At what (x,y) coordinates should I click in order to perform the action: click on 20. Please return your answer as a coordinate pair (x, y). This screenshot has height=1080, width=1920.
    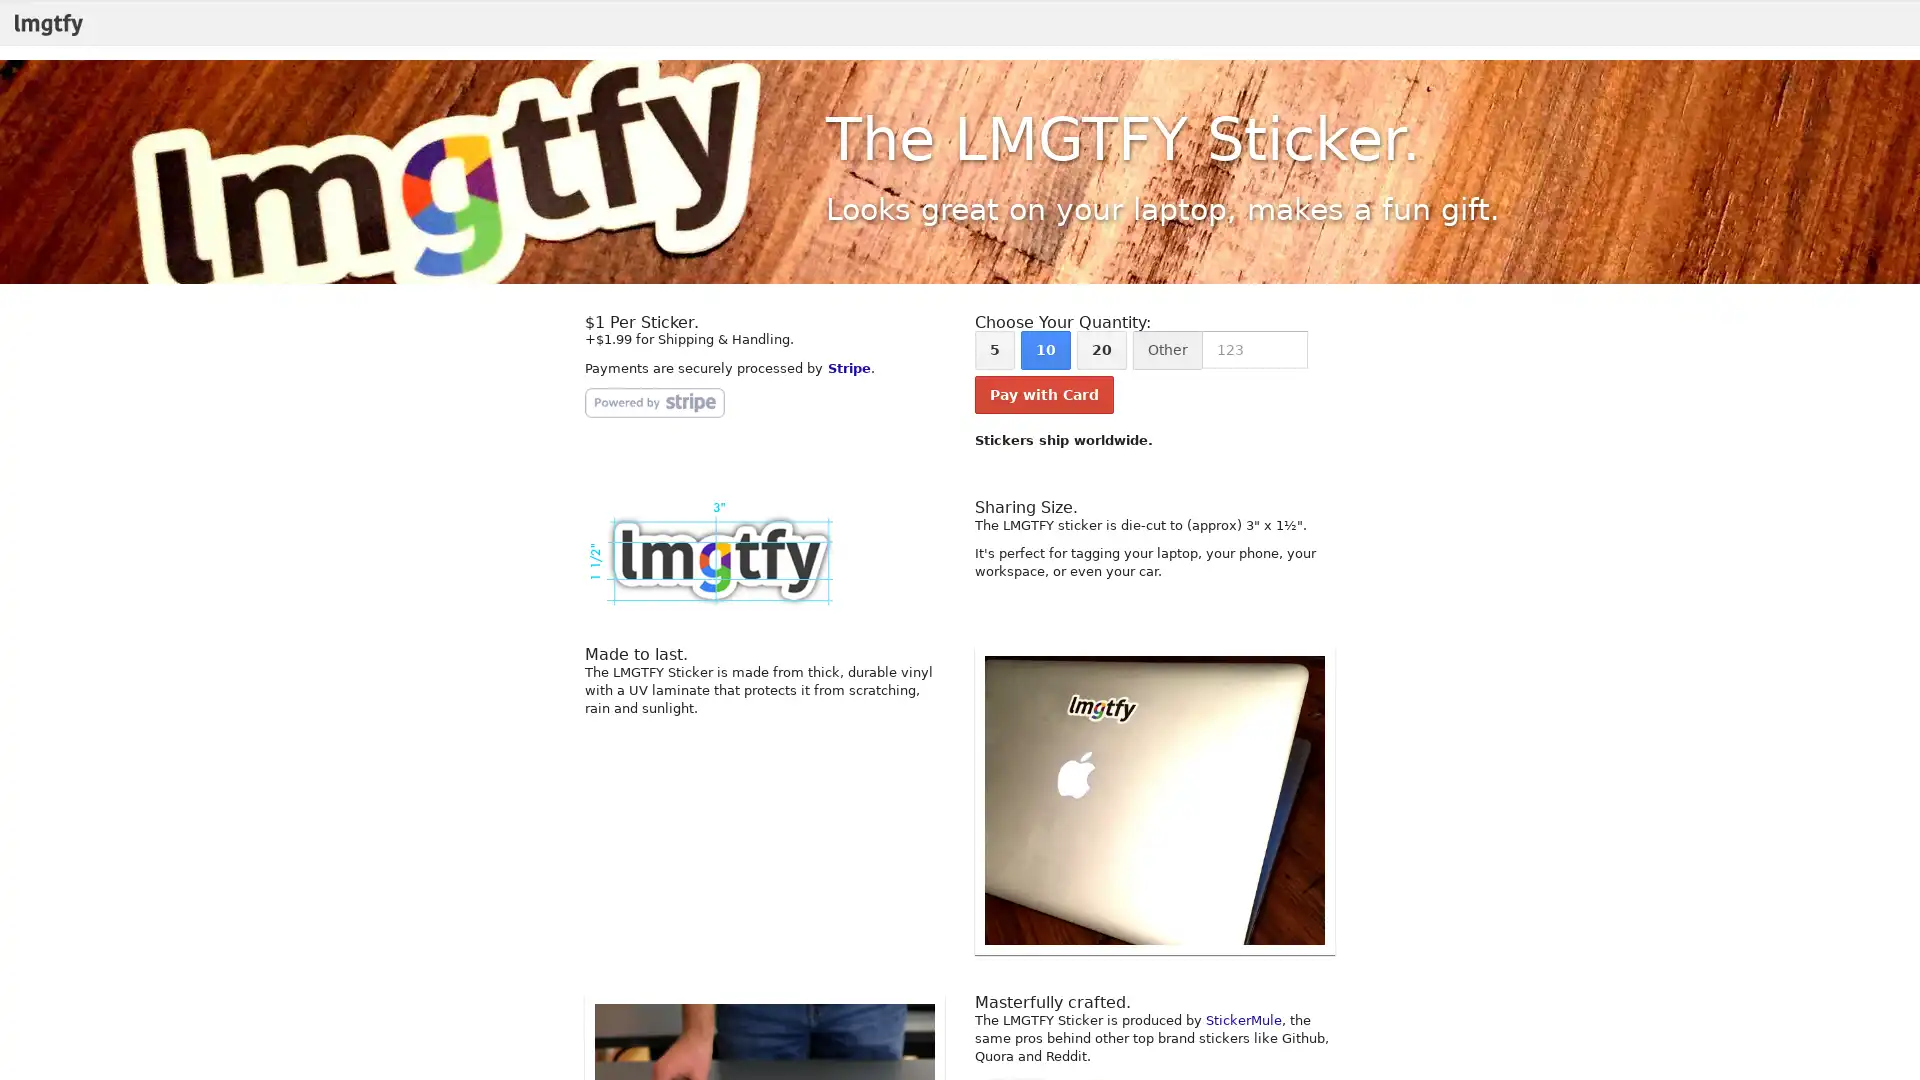
    Looking at the image, I should click on (1101, 349).